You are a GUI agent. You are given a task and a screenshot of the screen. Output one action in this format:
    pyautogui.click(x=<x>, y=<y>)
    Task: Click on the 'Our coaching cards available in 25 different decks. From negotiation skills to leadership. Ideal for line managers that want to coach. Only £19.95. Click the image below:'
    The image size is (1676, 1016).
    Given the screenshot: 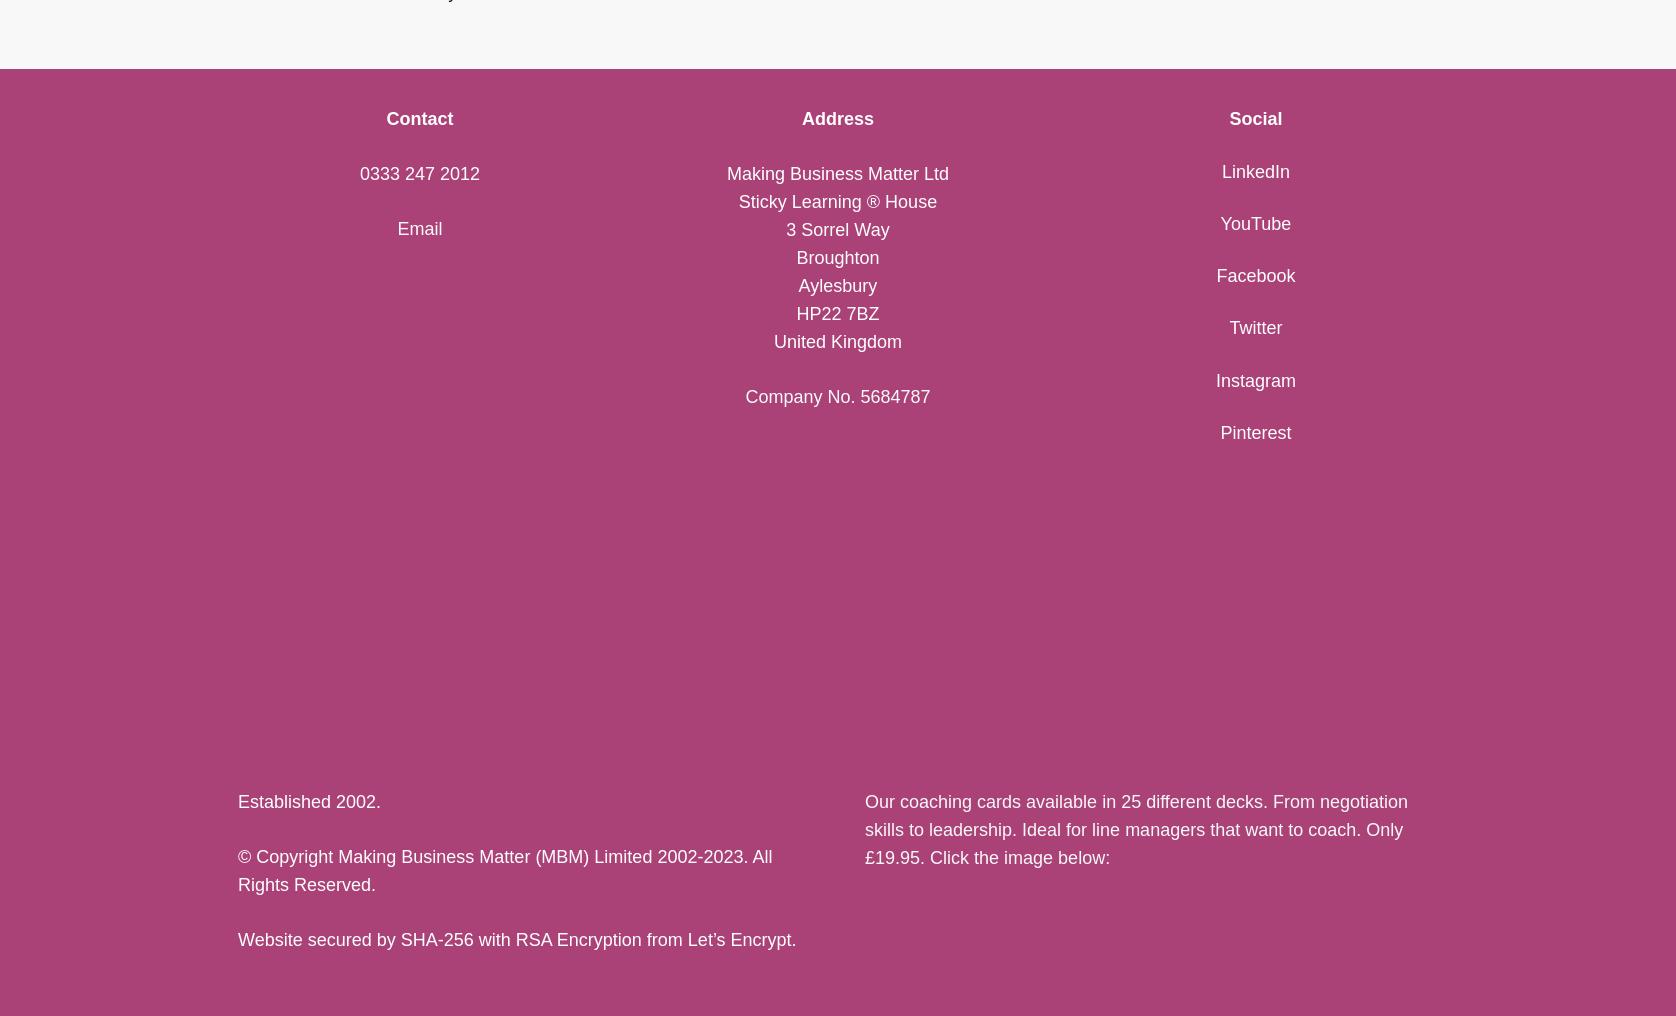 What is the action you would take?
    pyautogui.click(x=1134, y=829)
    